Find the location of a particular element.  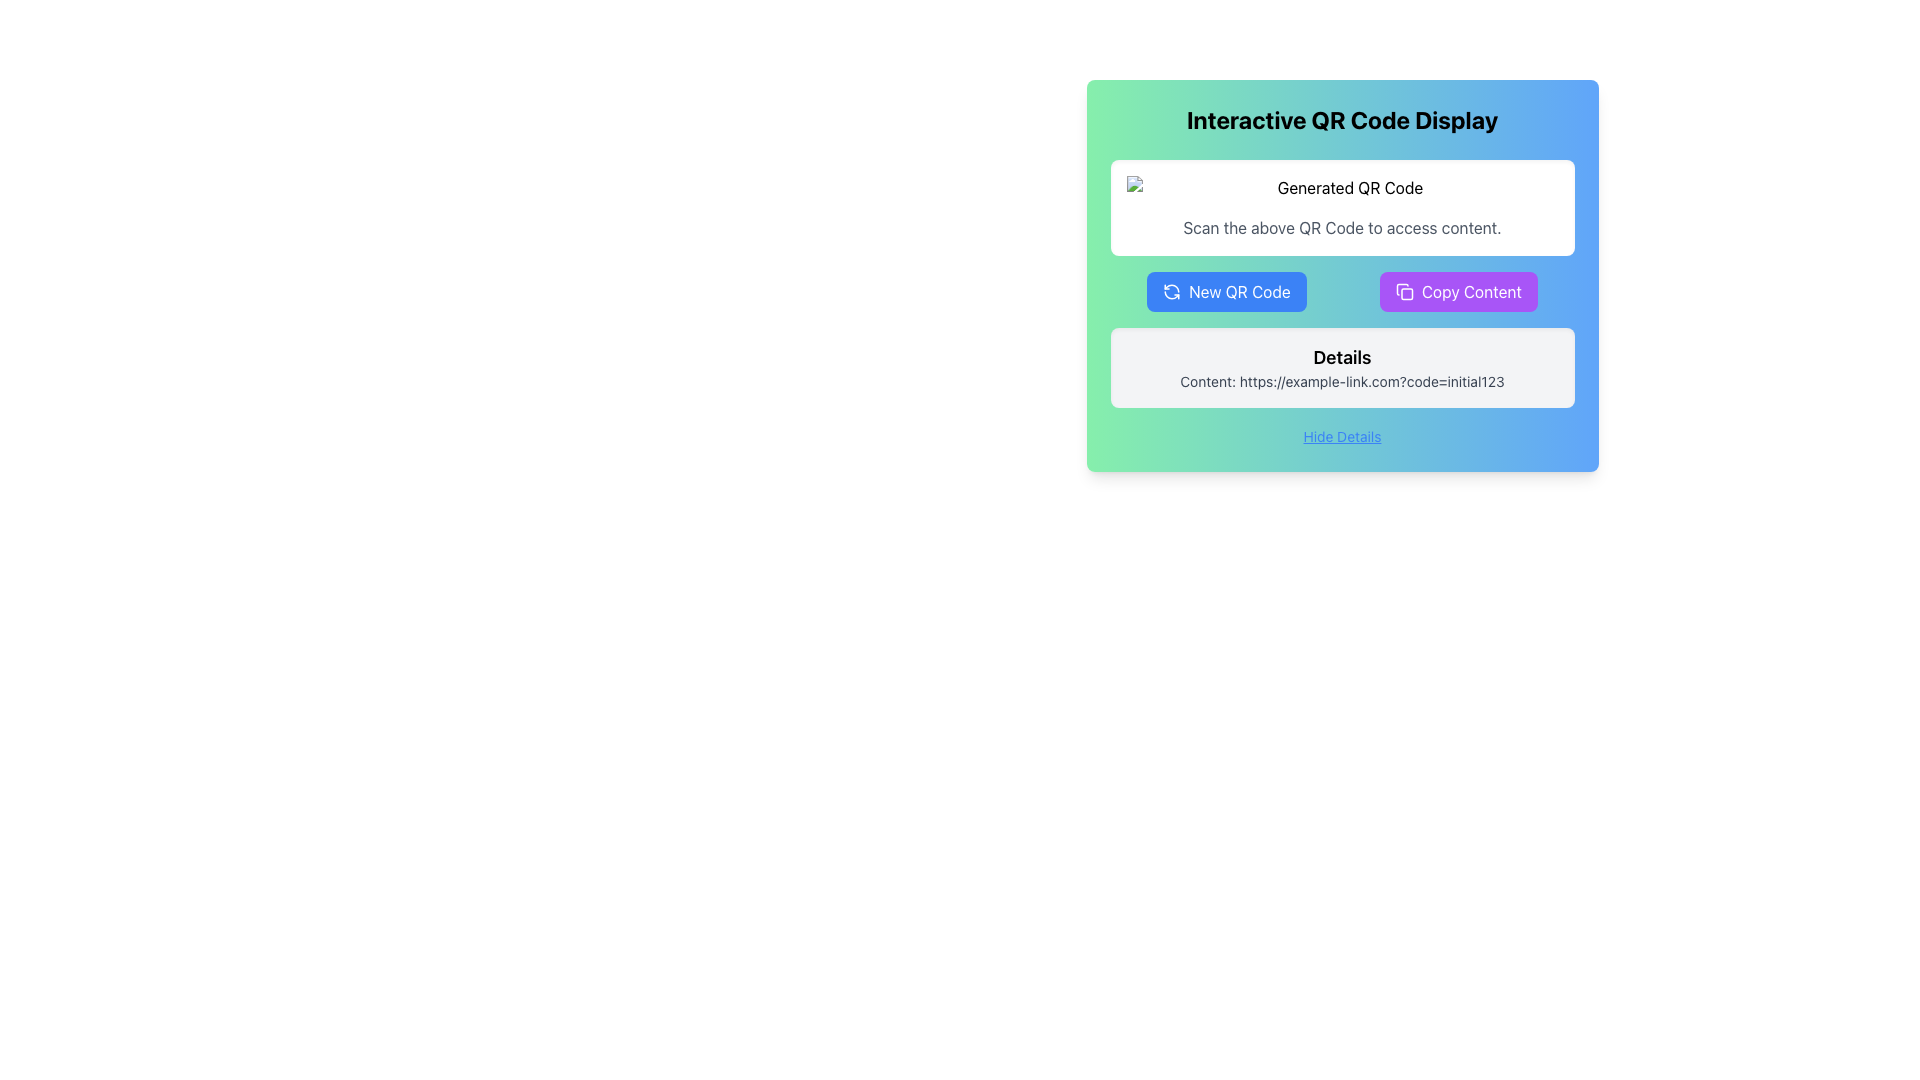

the instructional Text Label that guides users to scan the QR code above is located at coordinates (1342, 226).